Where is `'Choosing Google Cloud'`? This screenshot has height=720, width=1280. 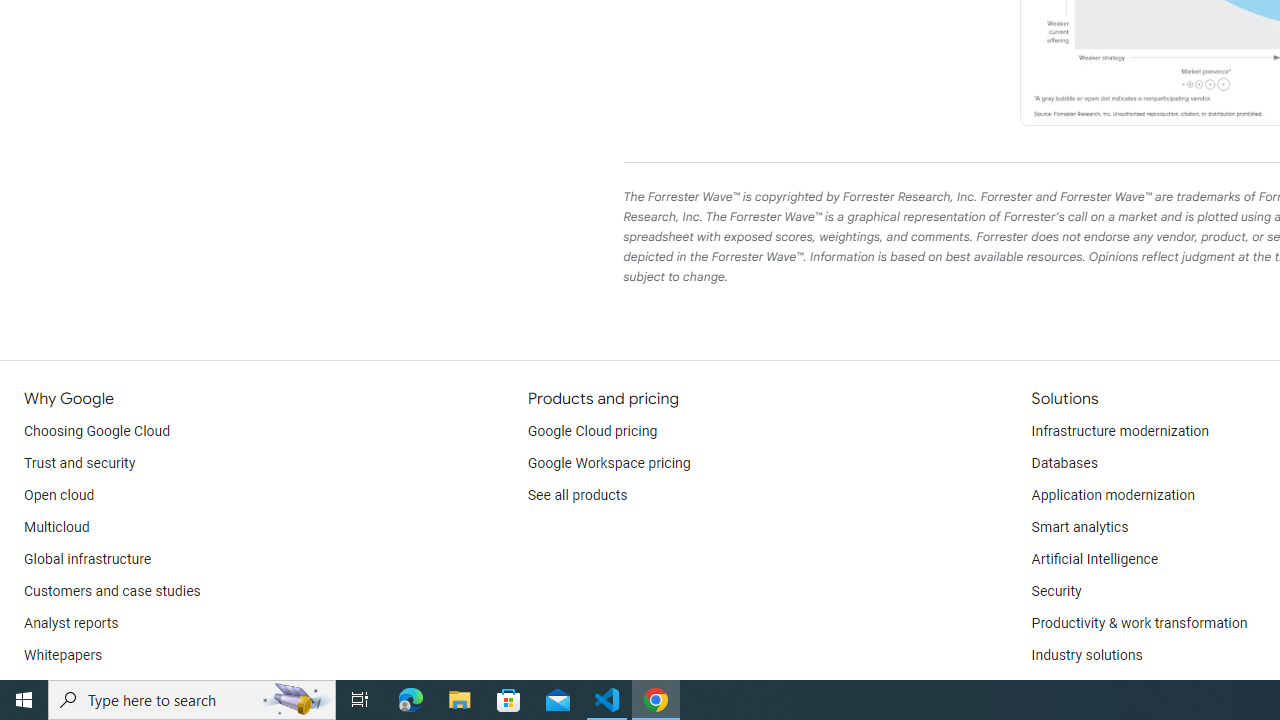
'Choosing Google Cloud' is located at coordinates (96, 431).